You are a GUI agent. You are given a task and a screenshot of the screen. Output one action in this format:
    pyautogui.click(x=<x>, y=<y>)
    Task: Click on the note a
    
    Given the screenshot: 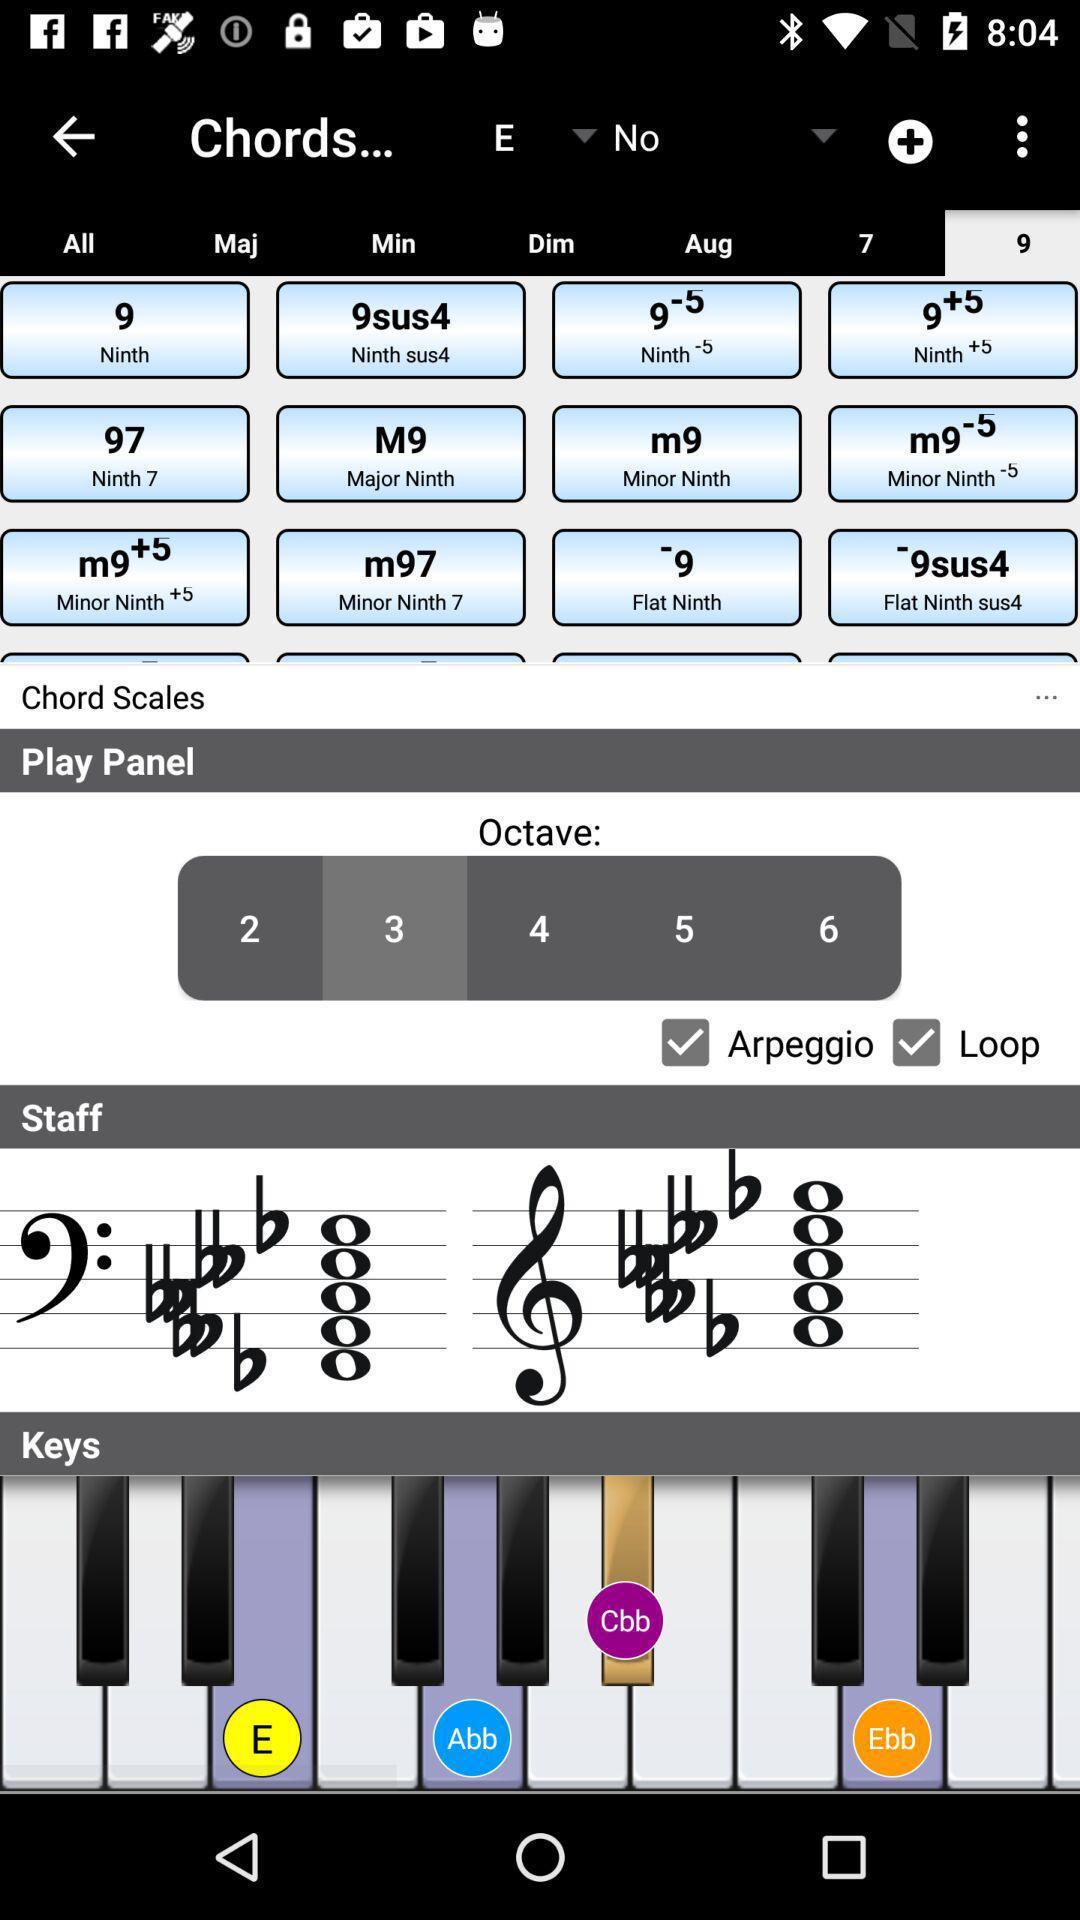 What is the action you would take?
    pyautogui.click(x=577, y=1633)
    